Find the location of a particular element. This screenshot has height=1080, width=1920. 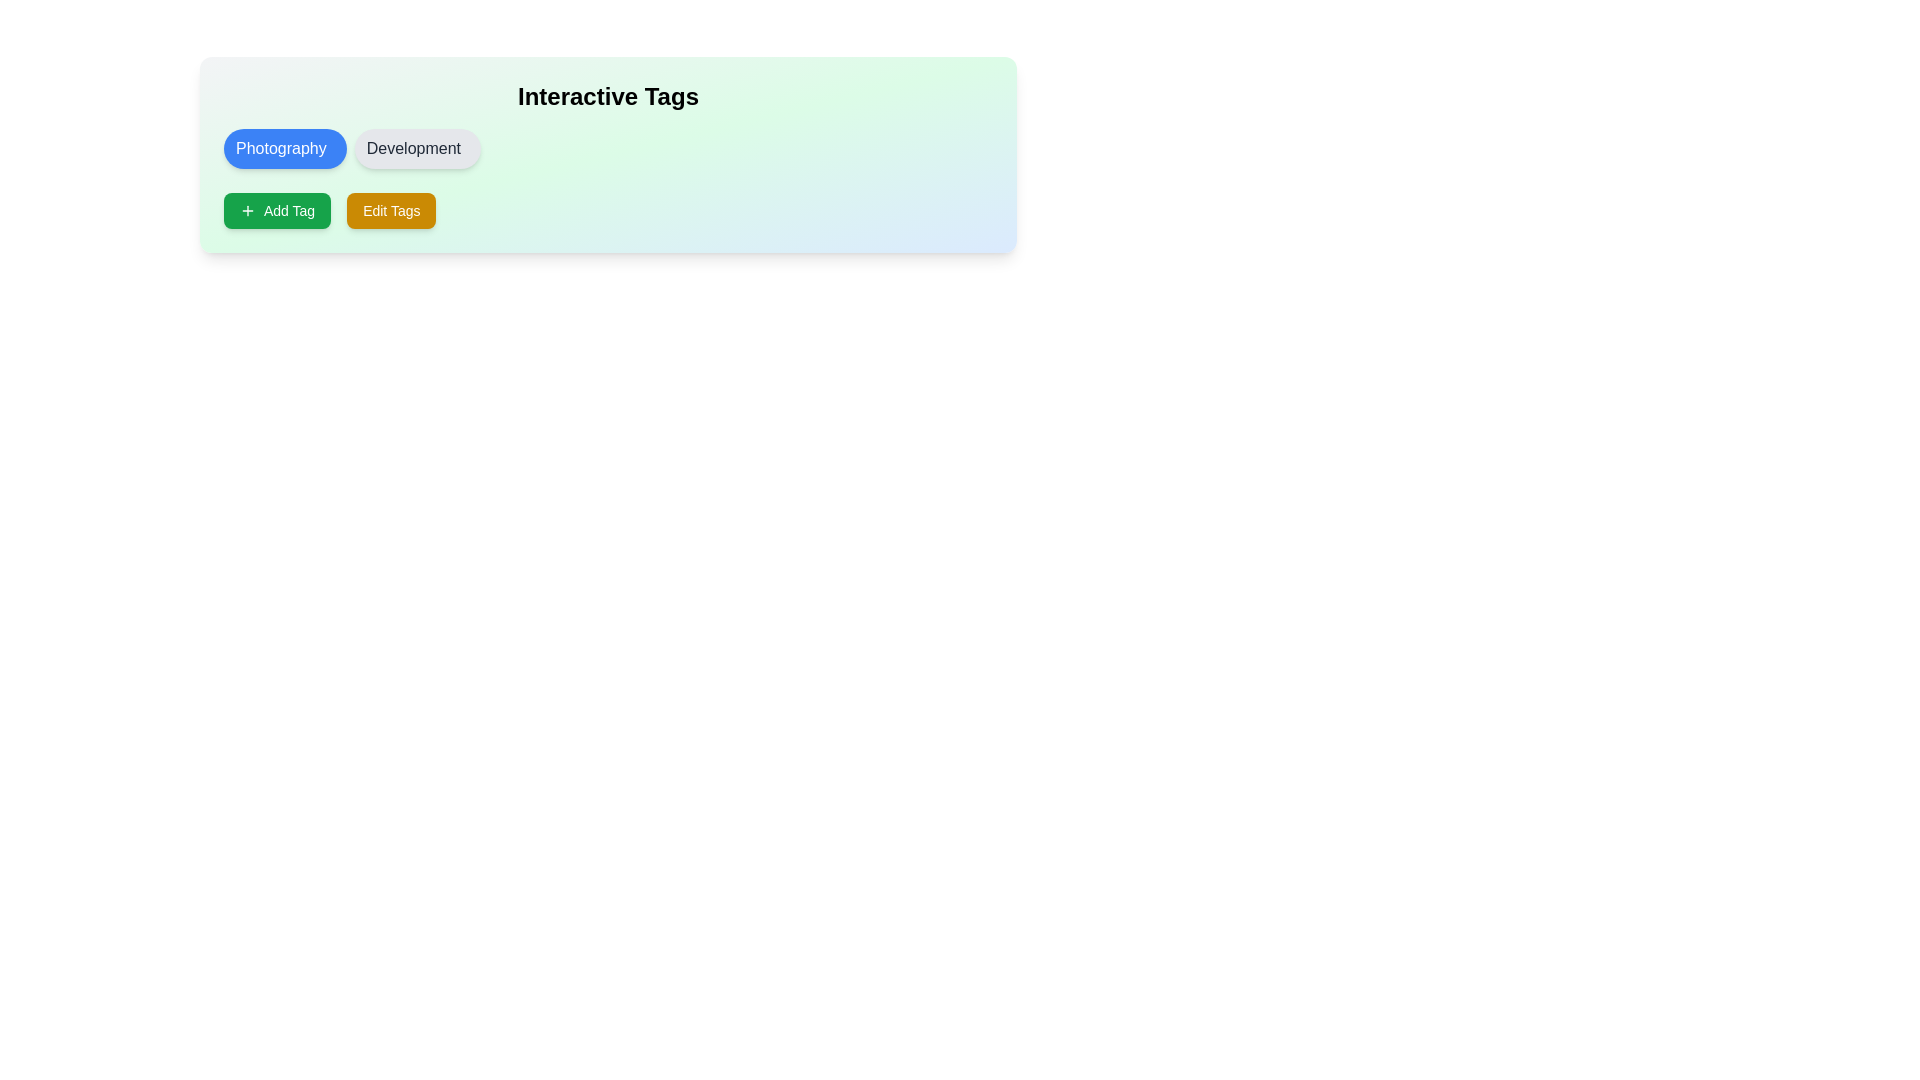

the 'Photography' text label, which is styled in a medium-weight font, white color, and set against a vivid blue rounded rectangular background within the 'Interactive Tags' section is located at coordinates (280, 148).